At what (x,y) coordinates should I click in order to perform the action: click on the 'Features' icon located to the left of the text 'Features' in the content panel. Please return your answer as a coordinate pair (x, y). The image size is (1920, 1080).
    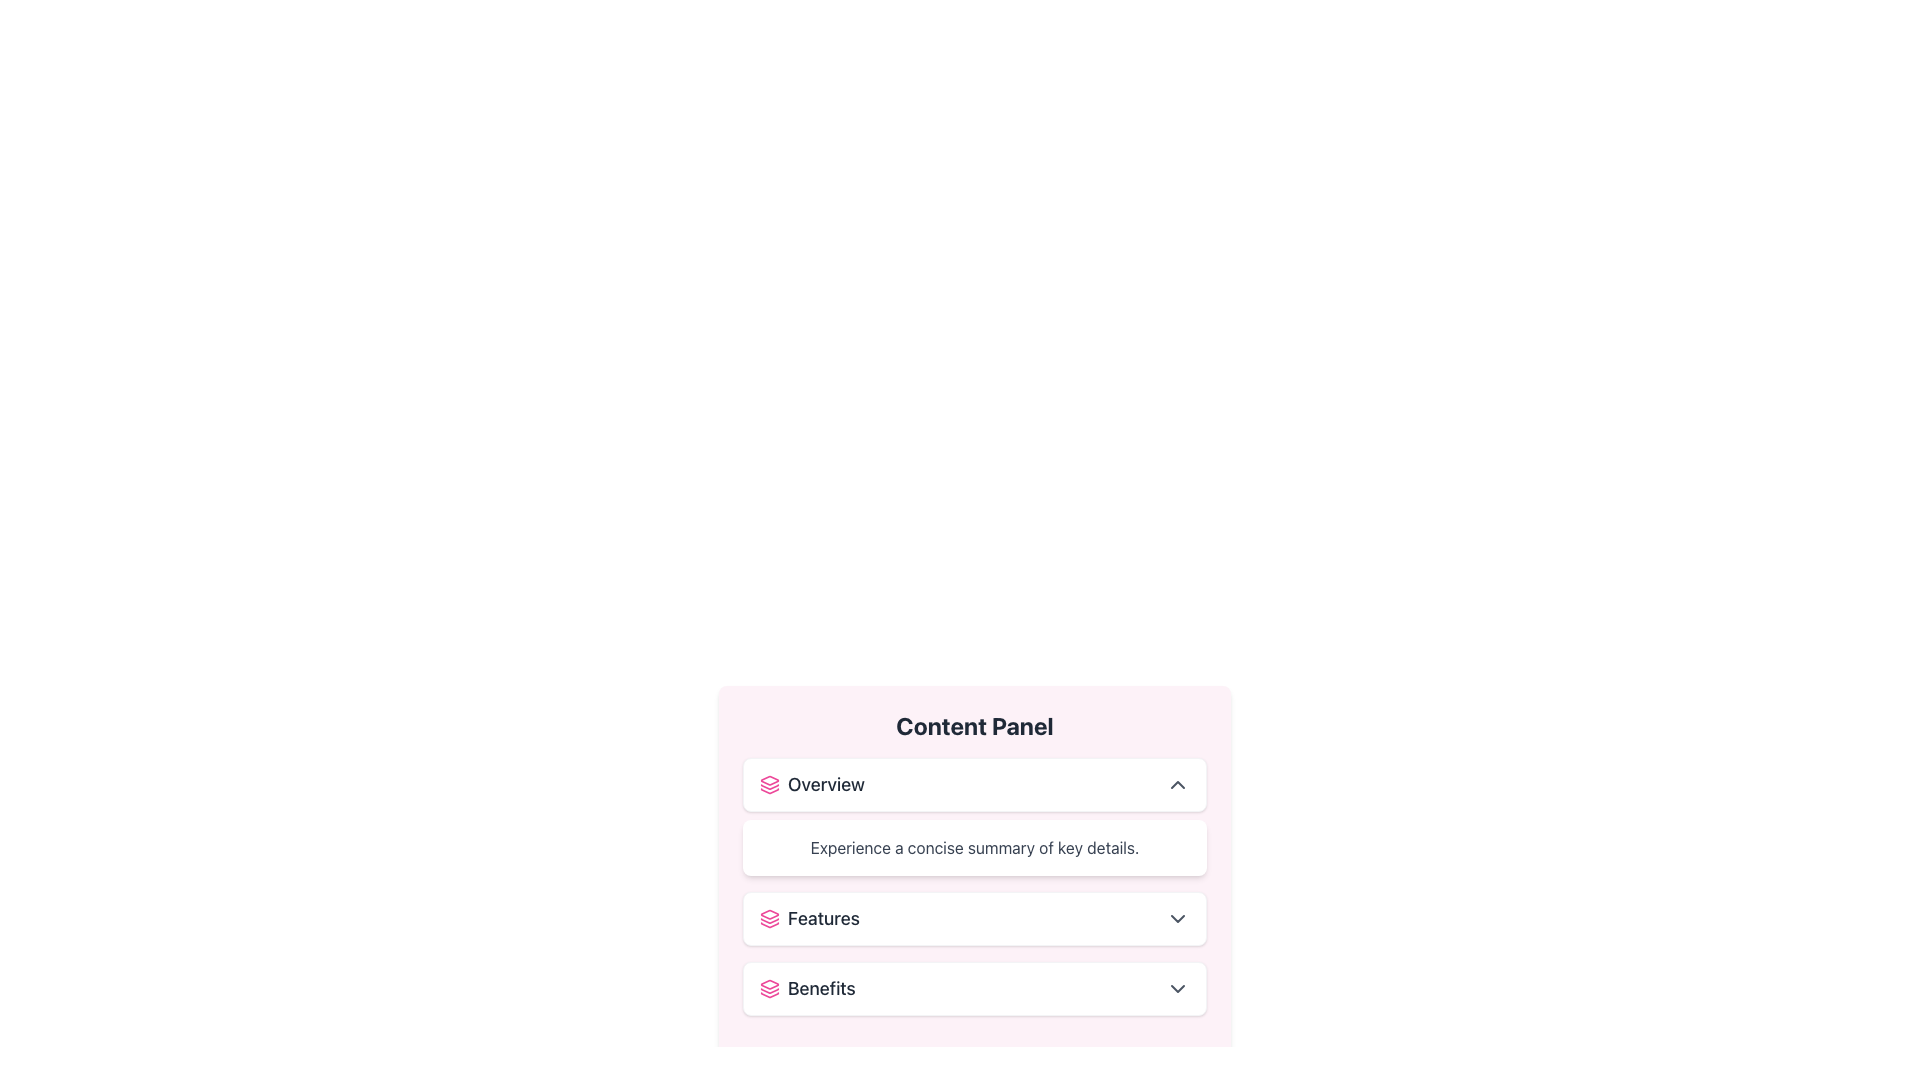
    Looking at the image, I should click on (768, 918).